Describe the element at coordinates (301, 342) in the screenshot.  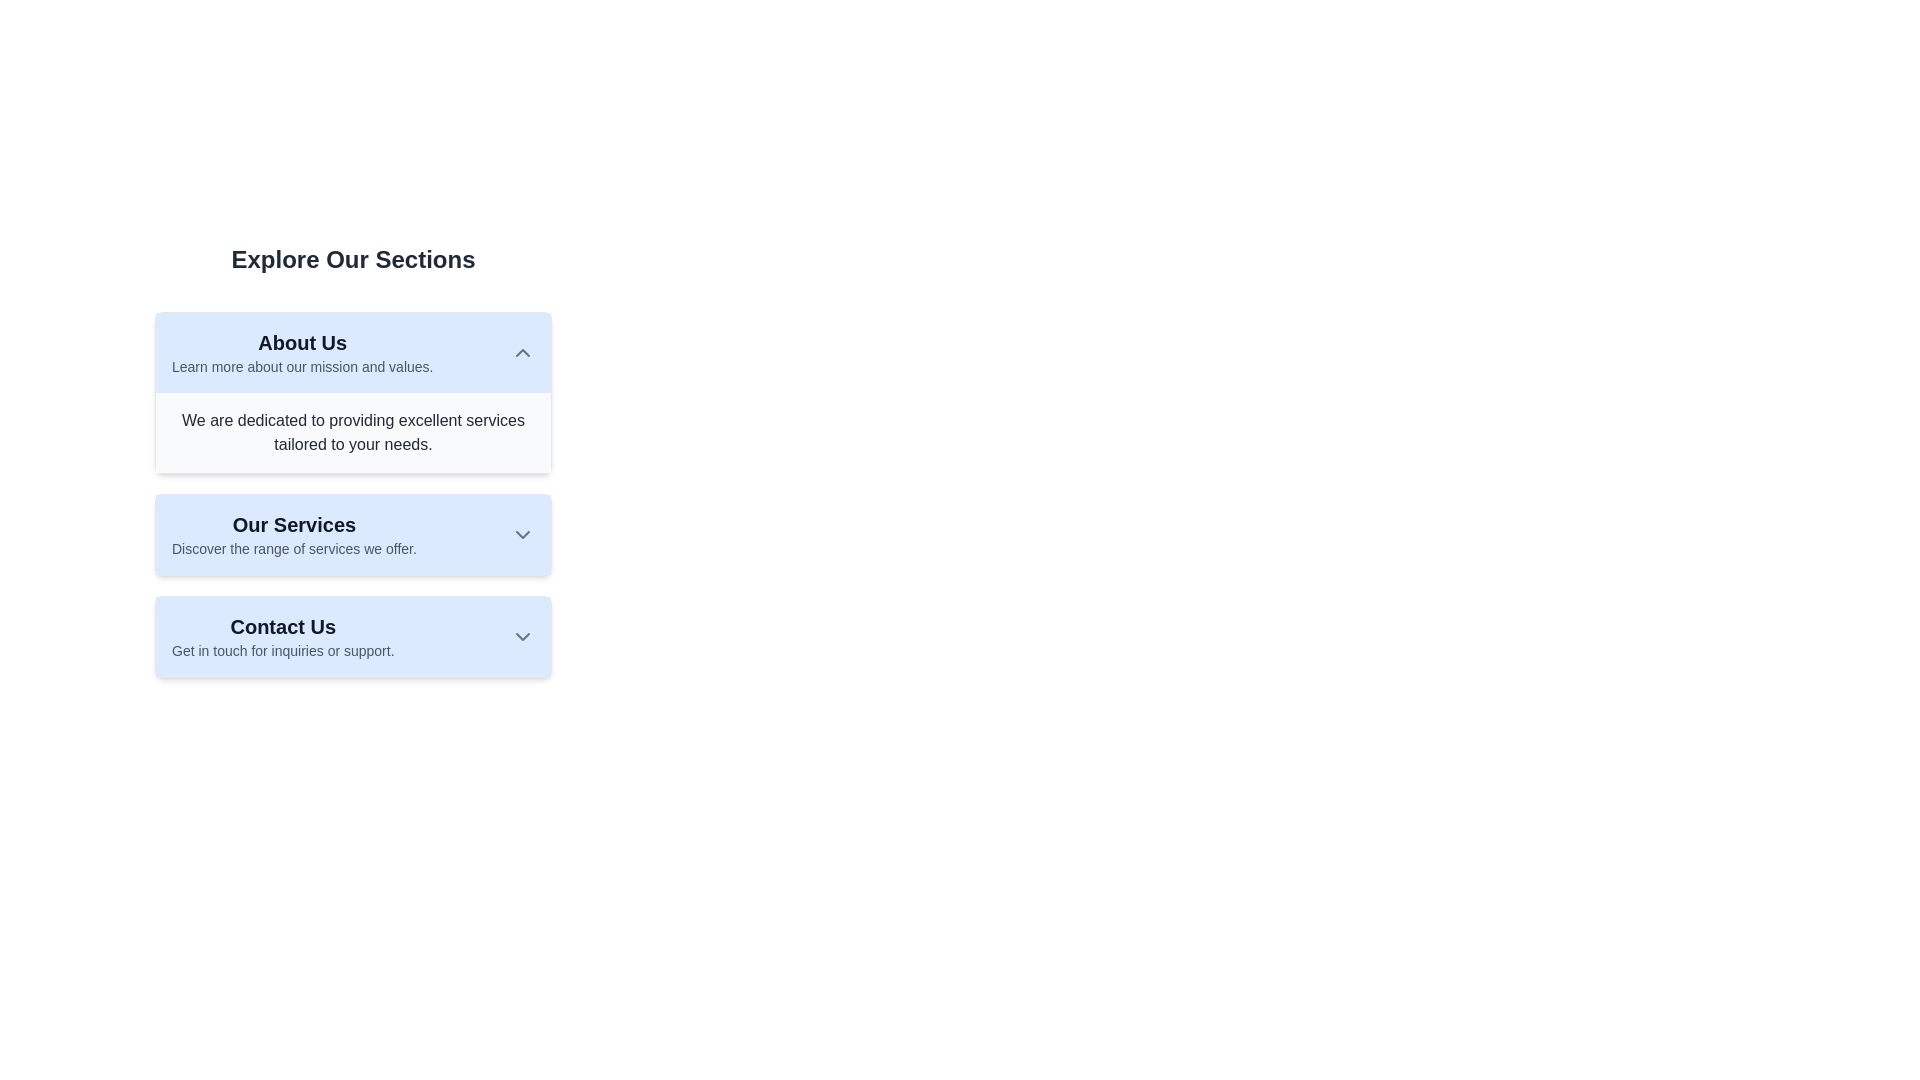
I see `the 'About Us' header text label, which serves as a non-interactive visual marker for the section, positioned above the smaller text 'Learn more about our mission and values.' and below the main header 'Explore Our Sections.'` at that location.